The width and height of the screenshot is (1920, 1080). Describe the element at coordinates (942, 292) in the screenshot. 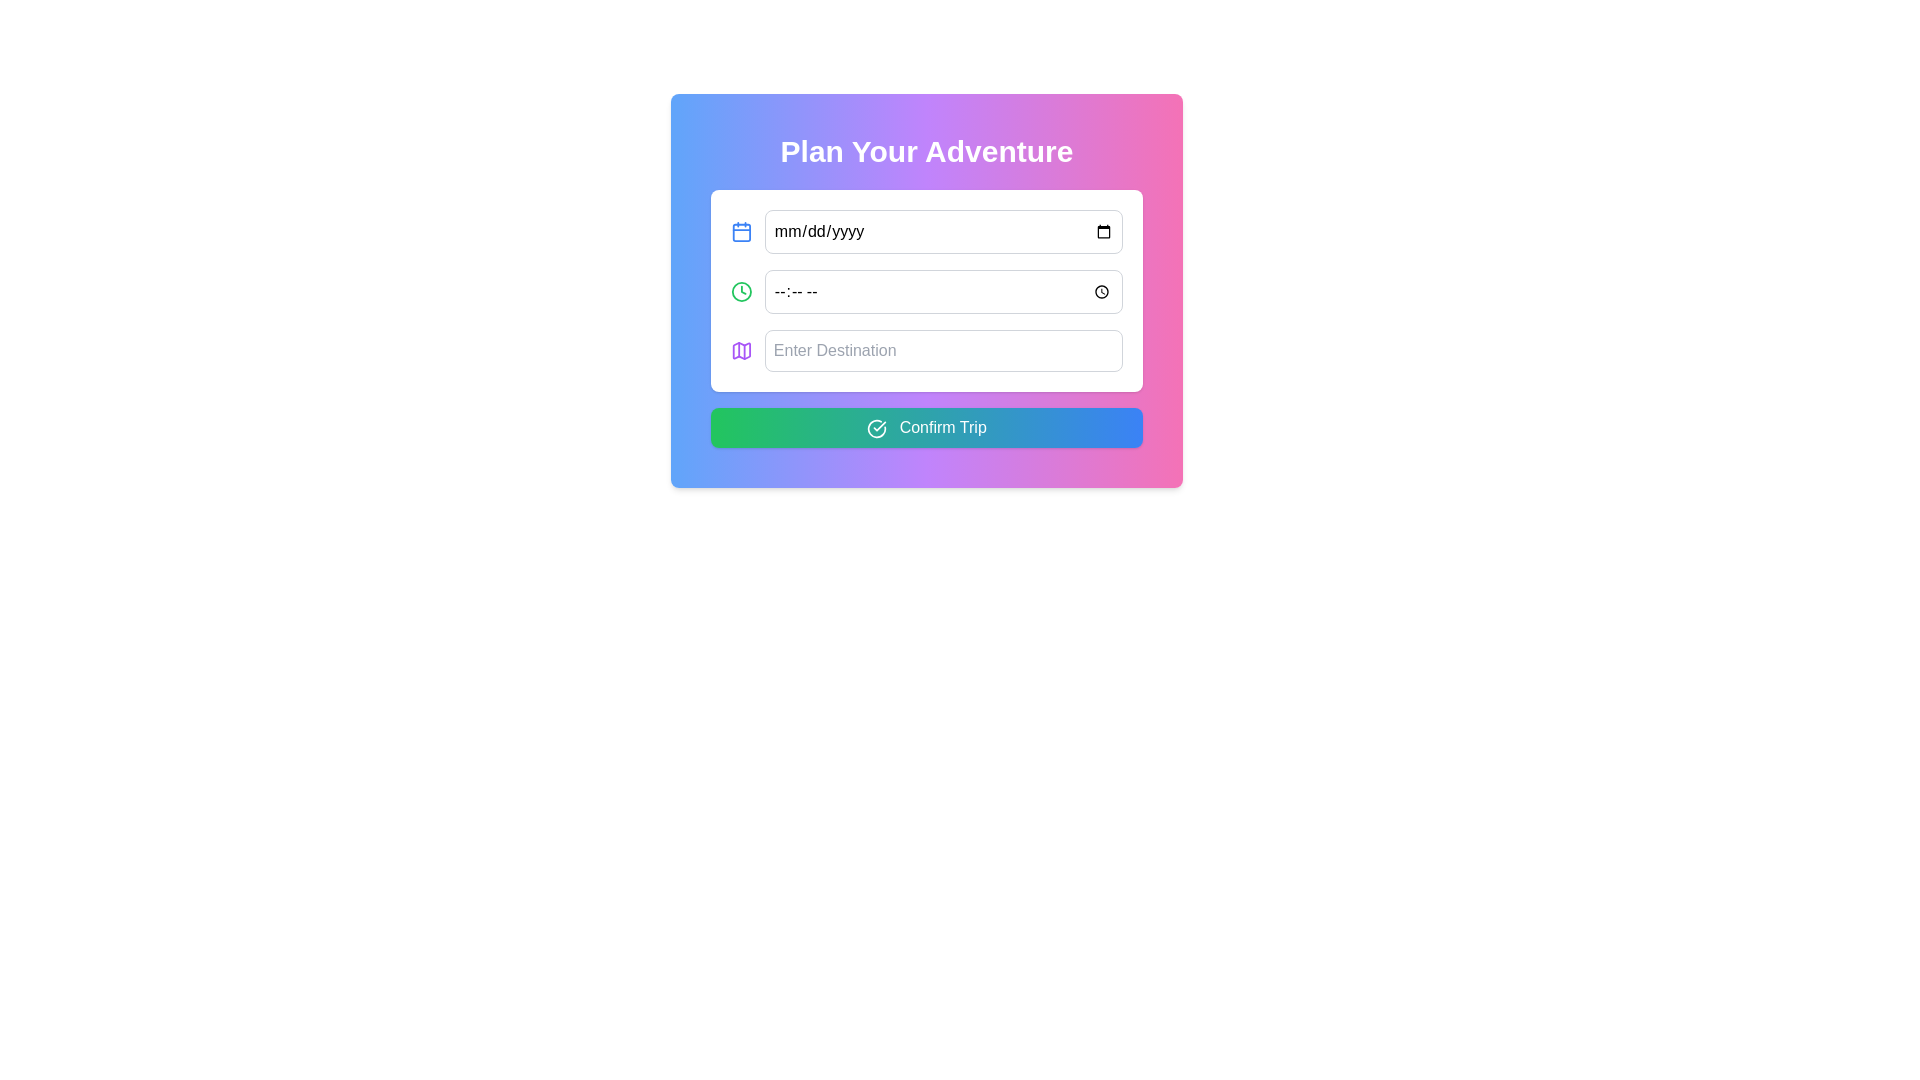

I see `a time using the popup selector from the empty rounded rectangular time input field located under the 'Plan Your Adventure' heading, positioned to the right of the green clock icon` at that location.